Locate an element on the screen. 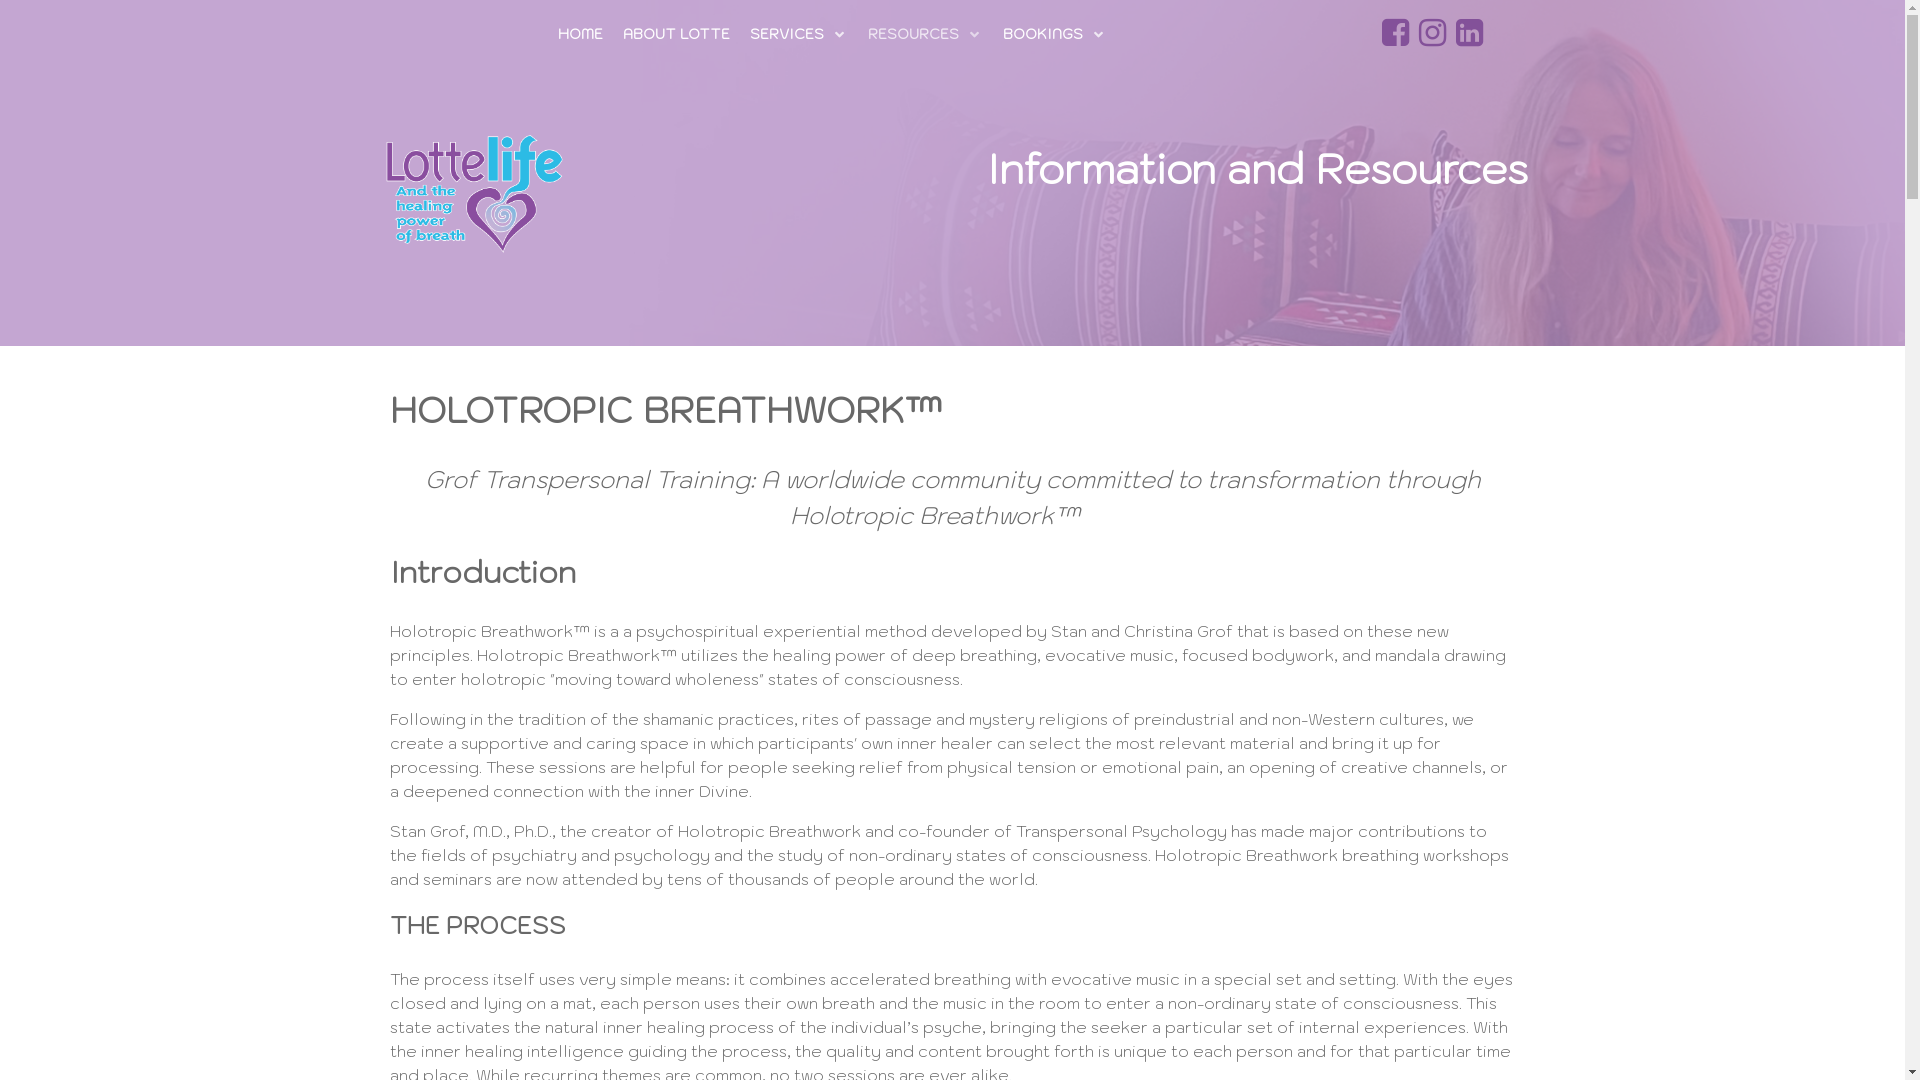  'HOME' is located at coordinates (579, 33).